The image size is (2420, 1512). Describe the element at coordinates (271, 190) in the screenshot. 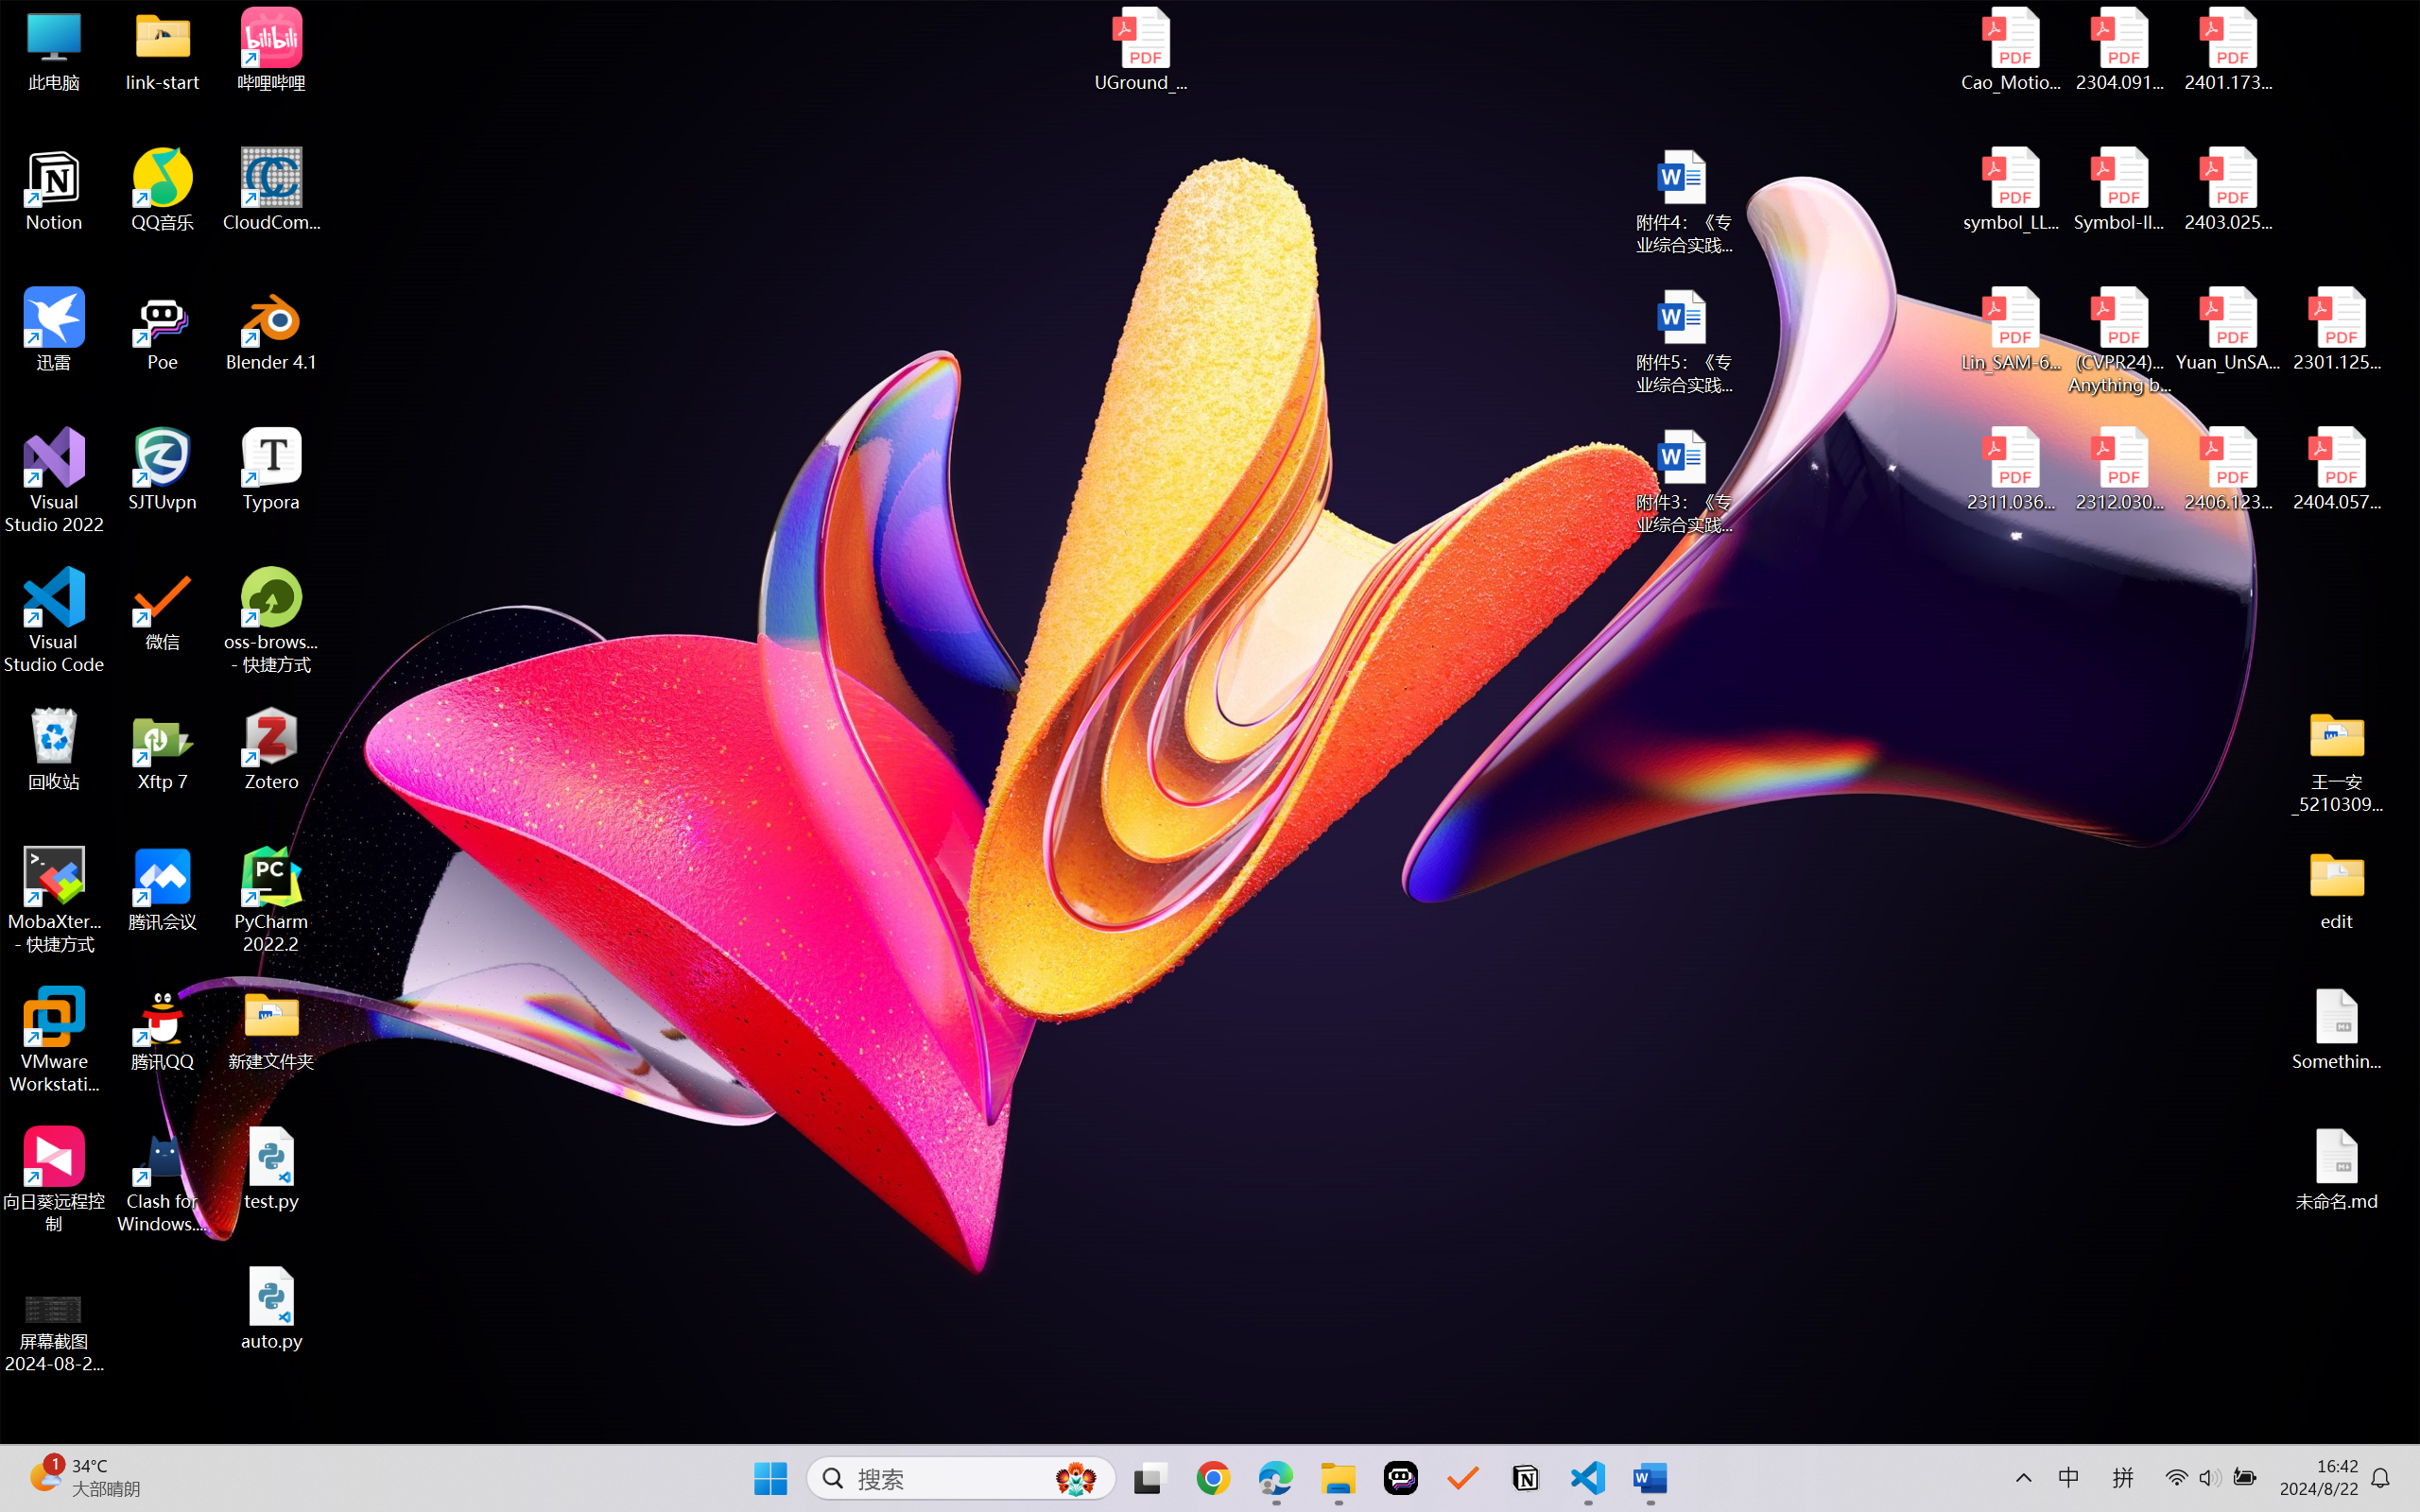

I see `'CloudCompare'` at that location.